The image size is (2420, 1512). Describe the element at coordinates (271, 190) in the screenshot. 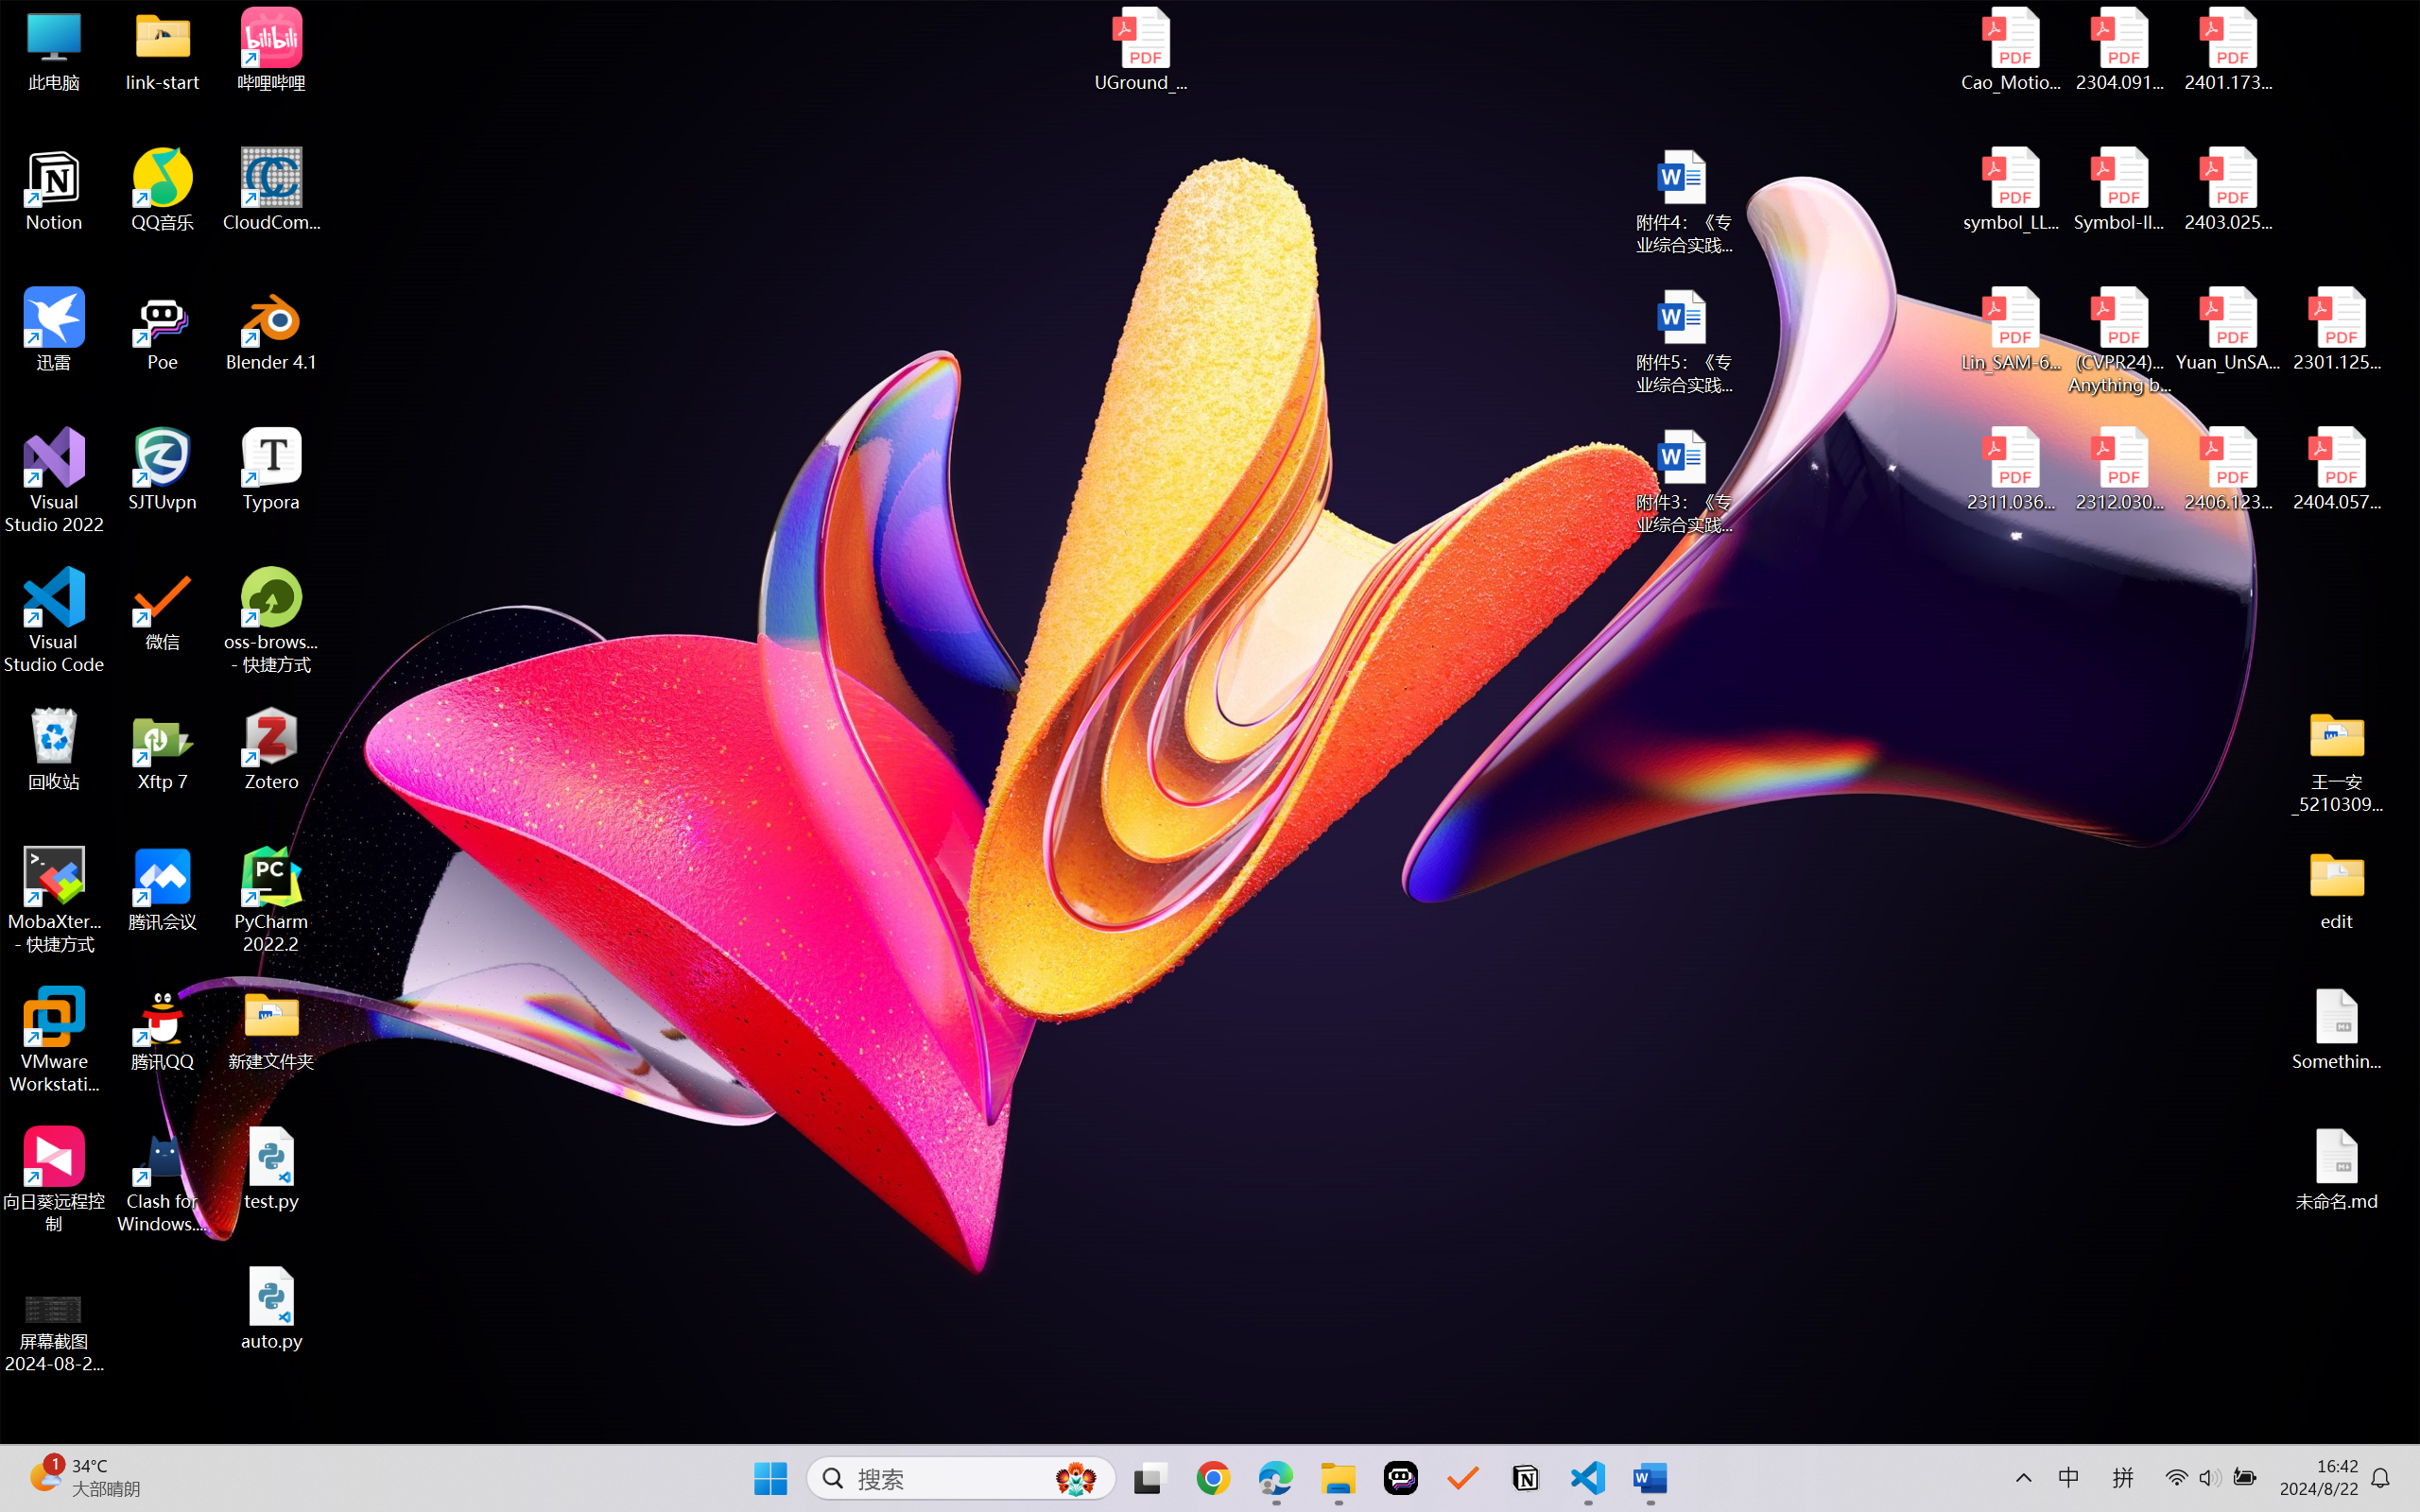

I see `'CloudCompare'` at that location.